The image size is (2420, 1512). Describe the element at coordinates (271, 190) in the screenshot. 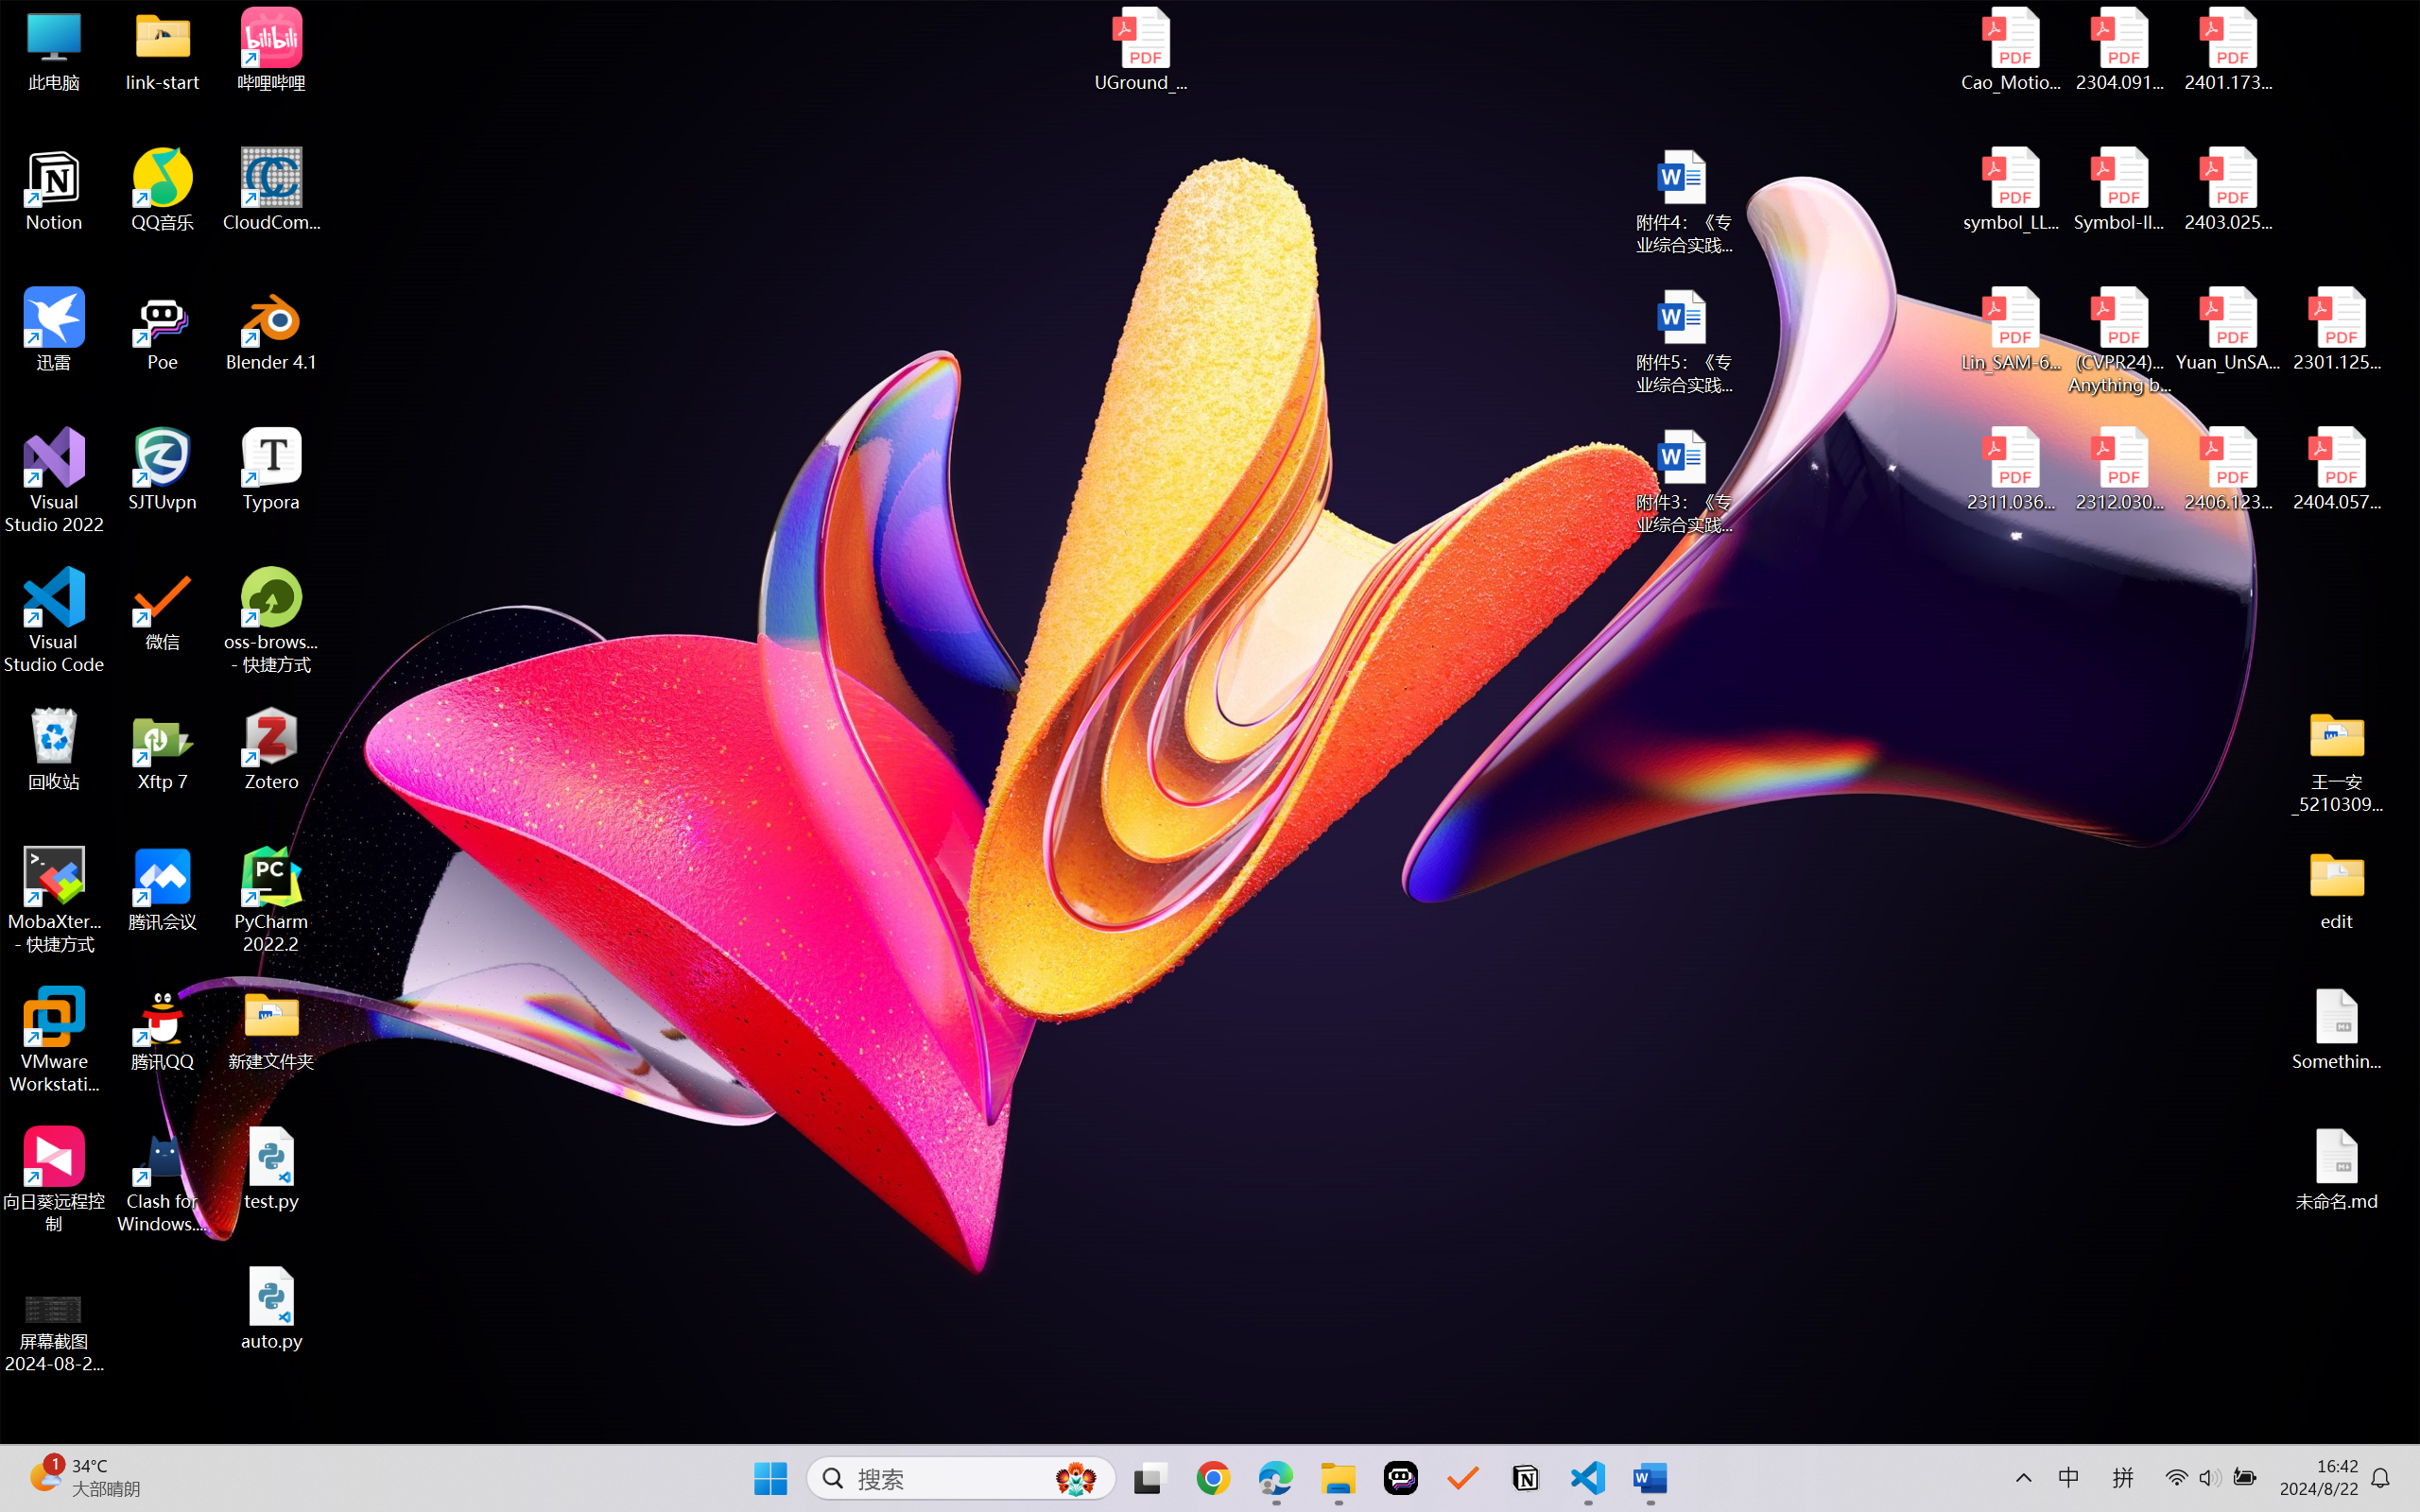

I see `'CloudCompare'` at that location.